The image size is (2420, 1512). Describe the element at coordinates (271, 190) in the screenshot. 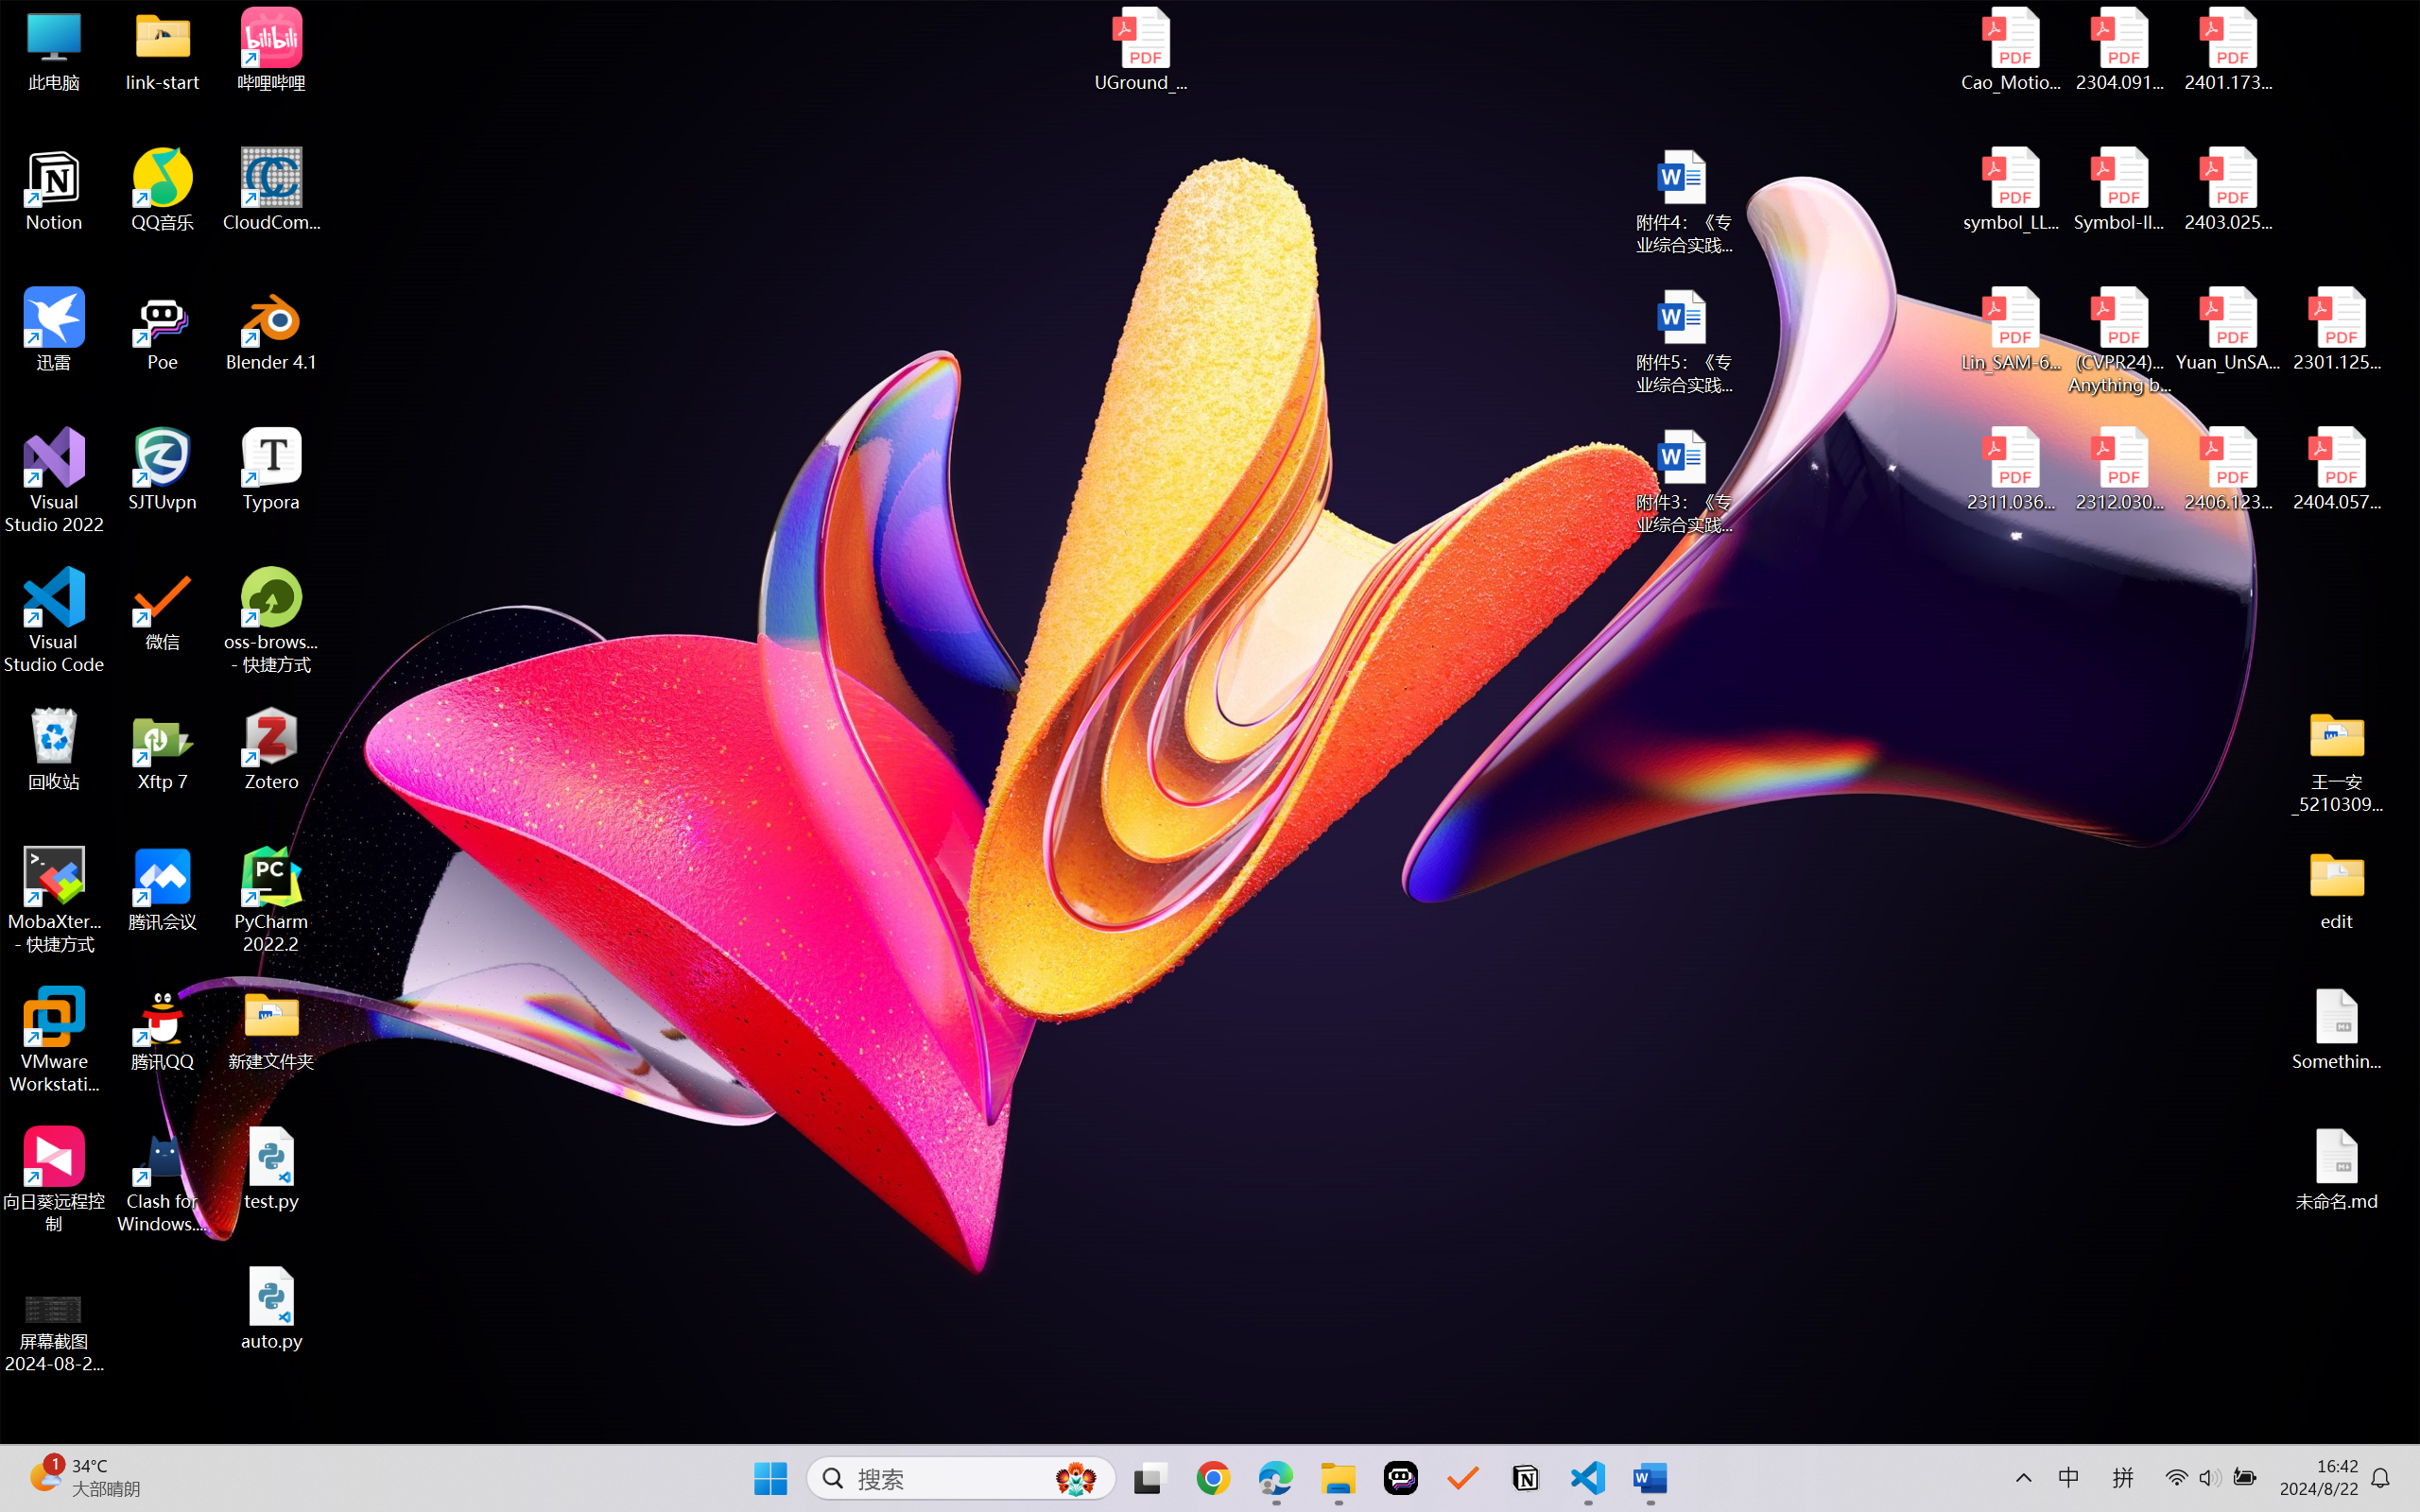

I see `'CloudCompare'` at that location.